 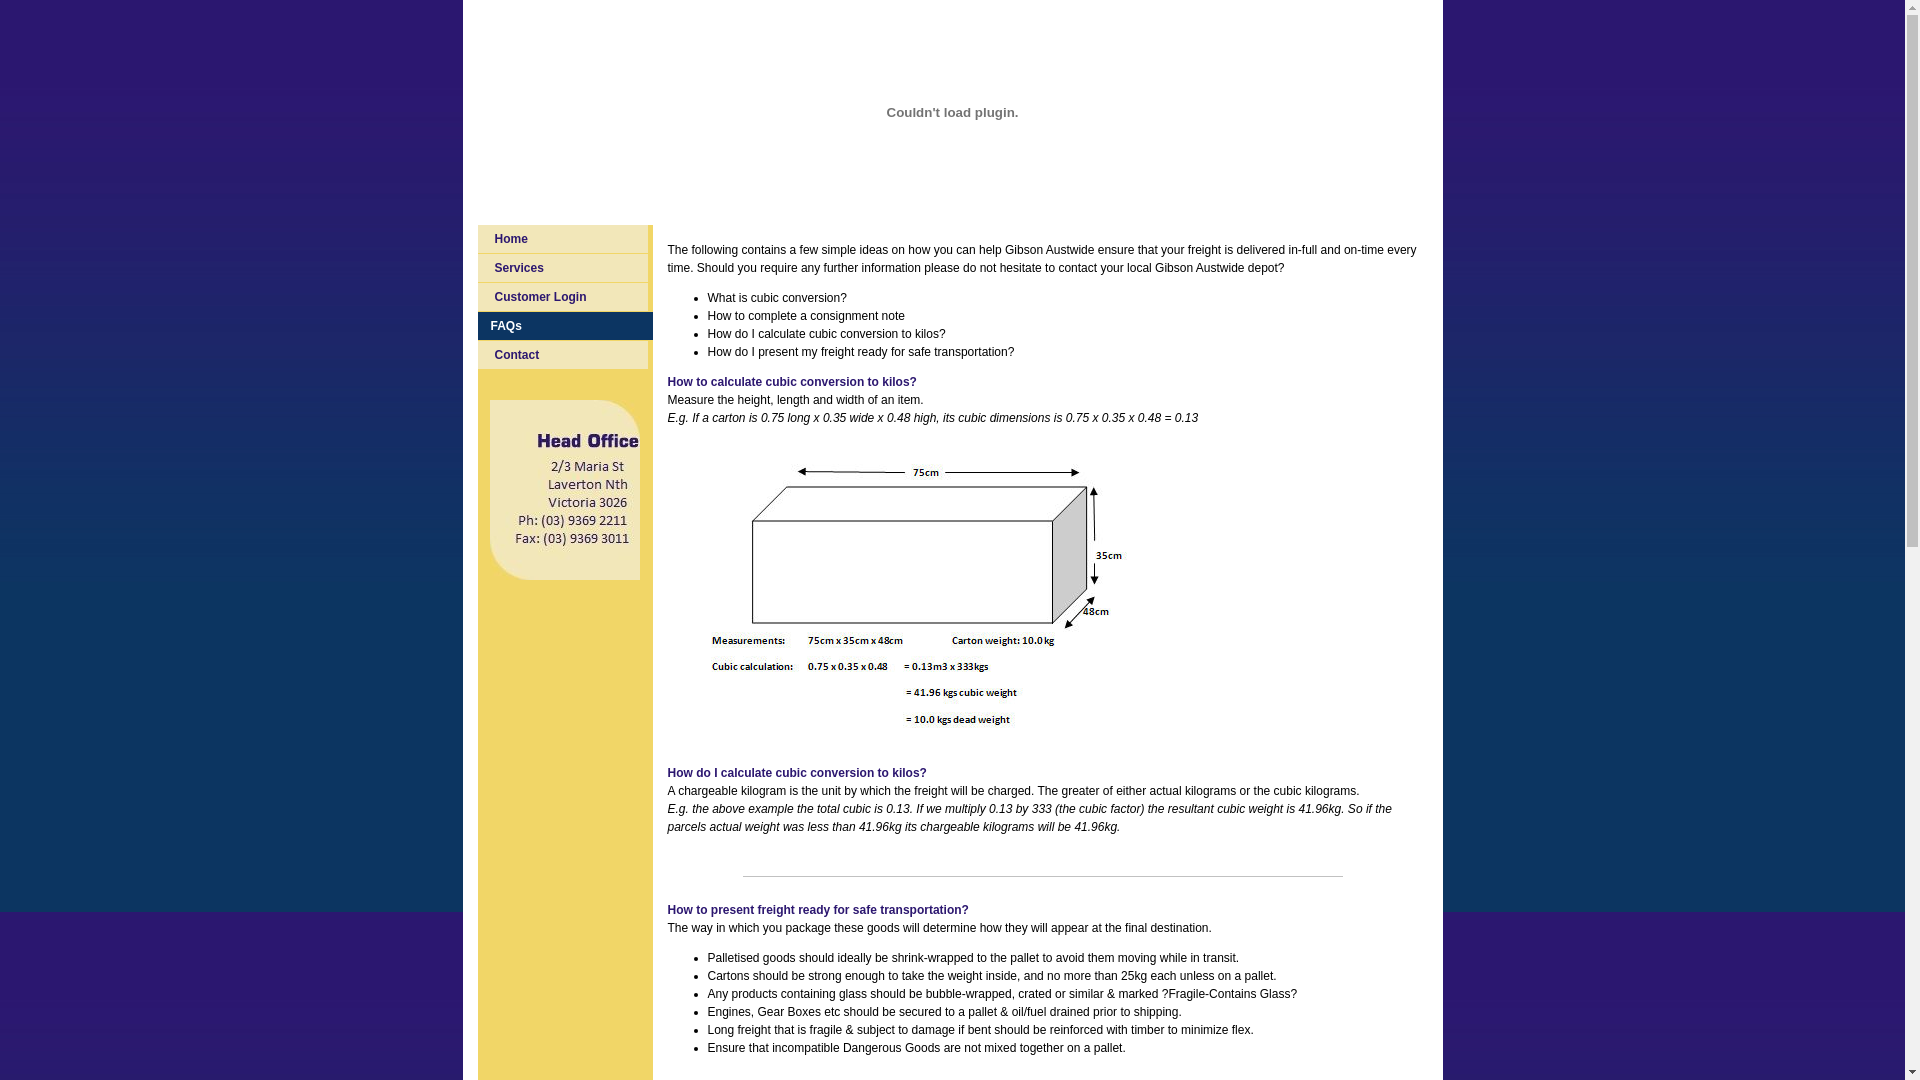 What do you see at coordinates (477, 238) in the screenshot?
I see `'Home'` at bounding box center [477, 238].